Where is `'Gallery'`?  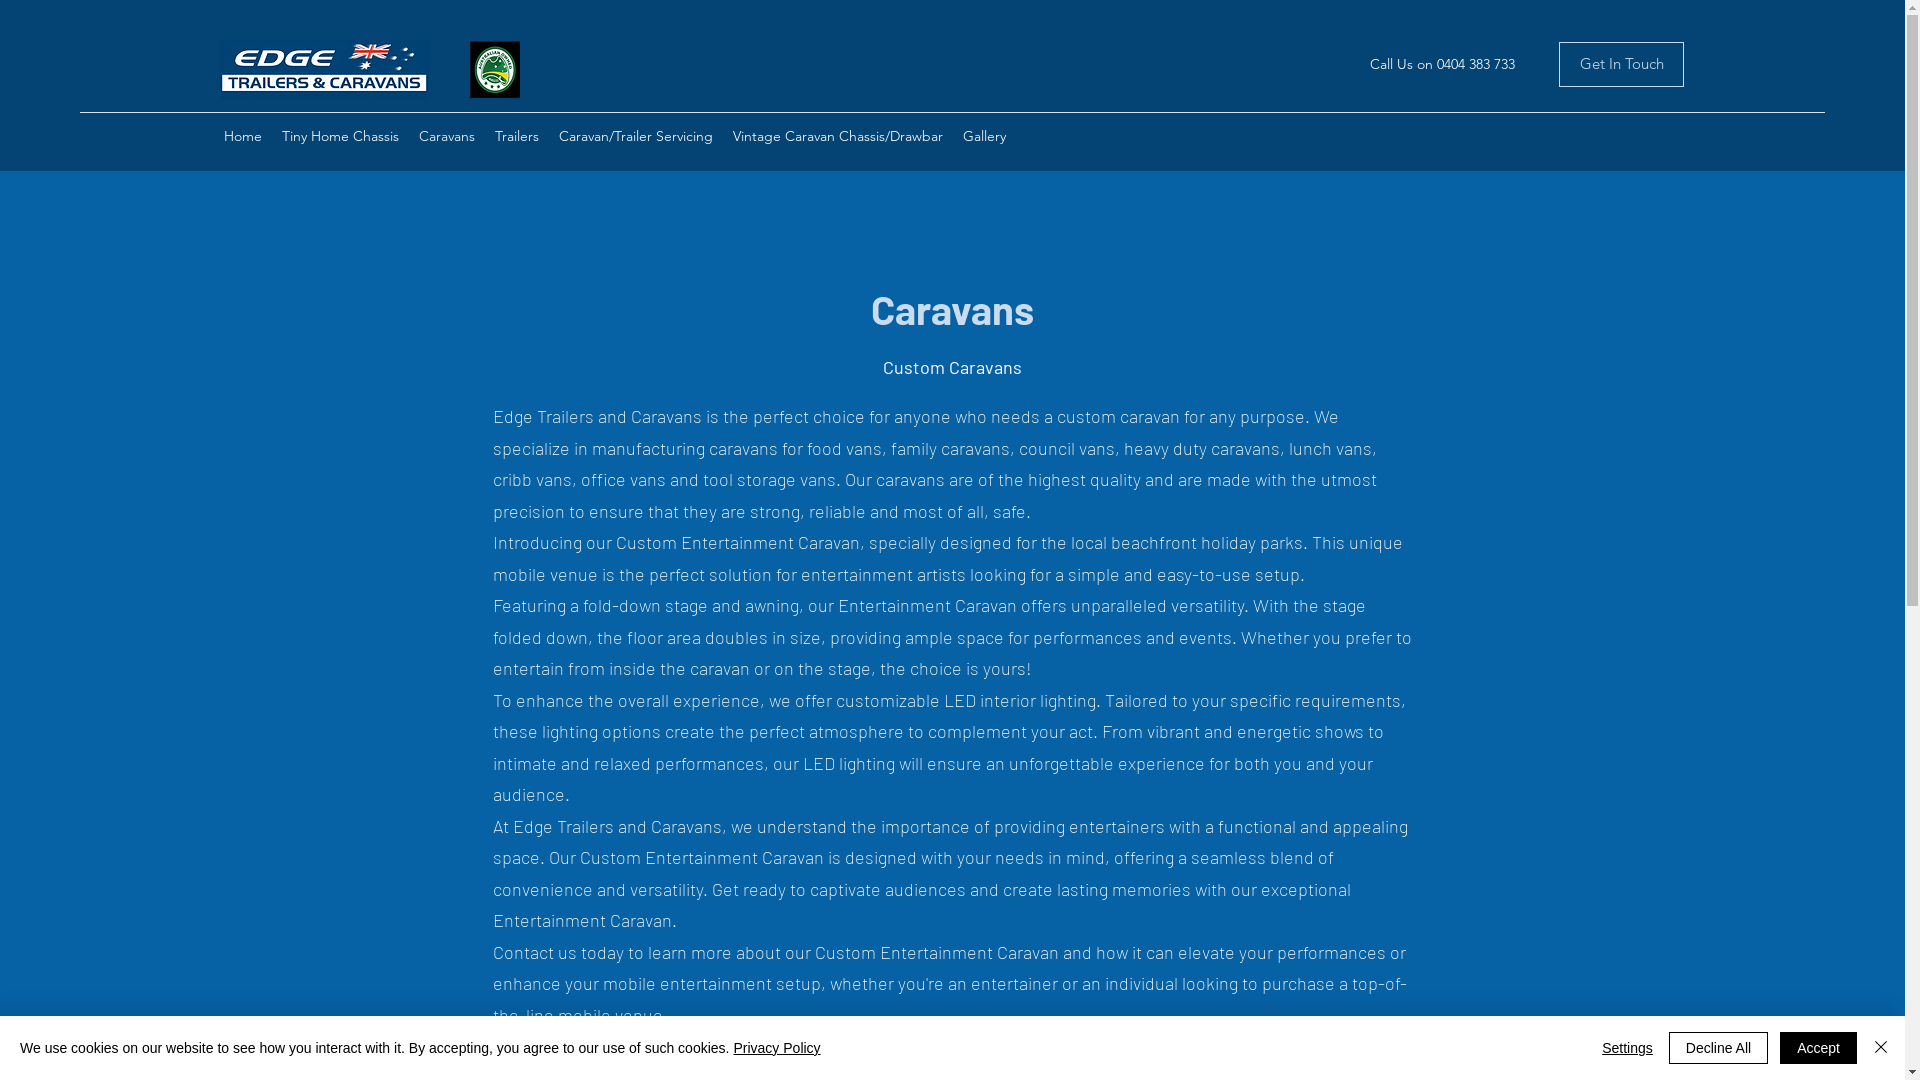 'Gallery' is located at coordinates (984, 135).